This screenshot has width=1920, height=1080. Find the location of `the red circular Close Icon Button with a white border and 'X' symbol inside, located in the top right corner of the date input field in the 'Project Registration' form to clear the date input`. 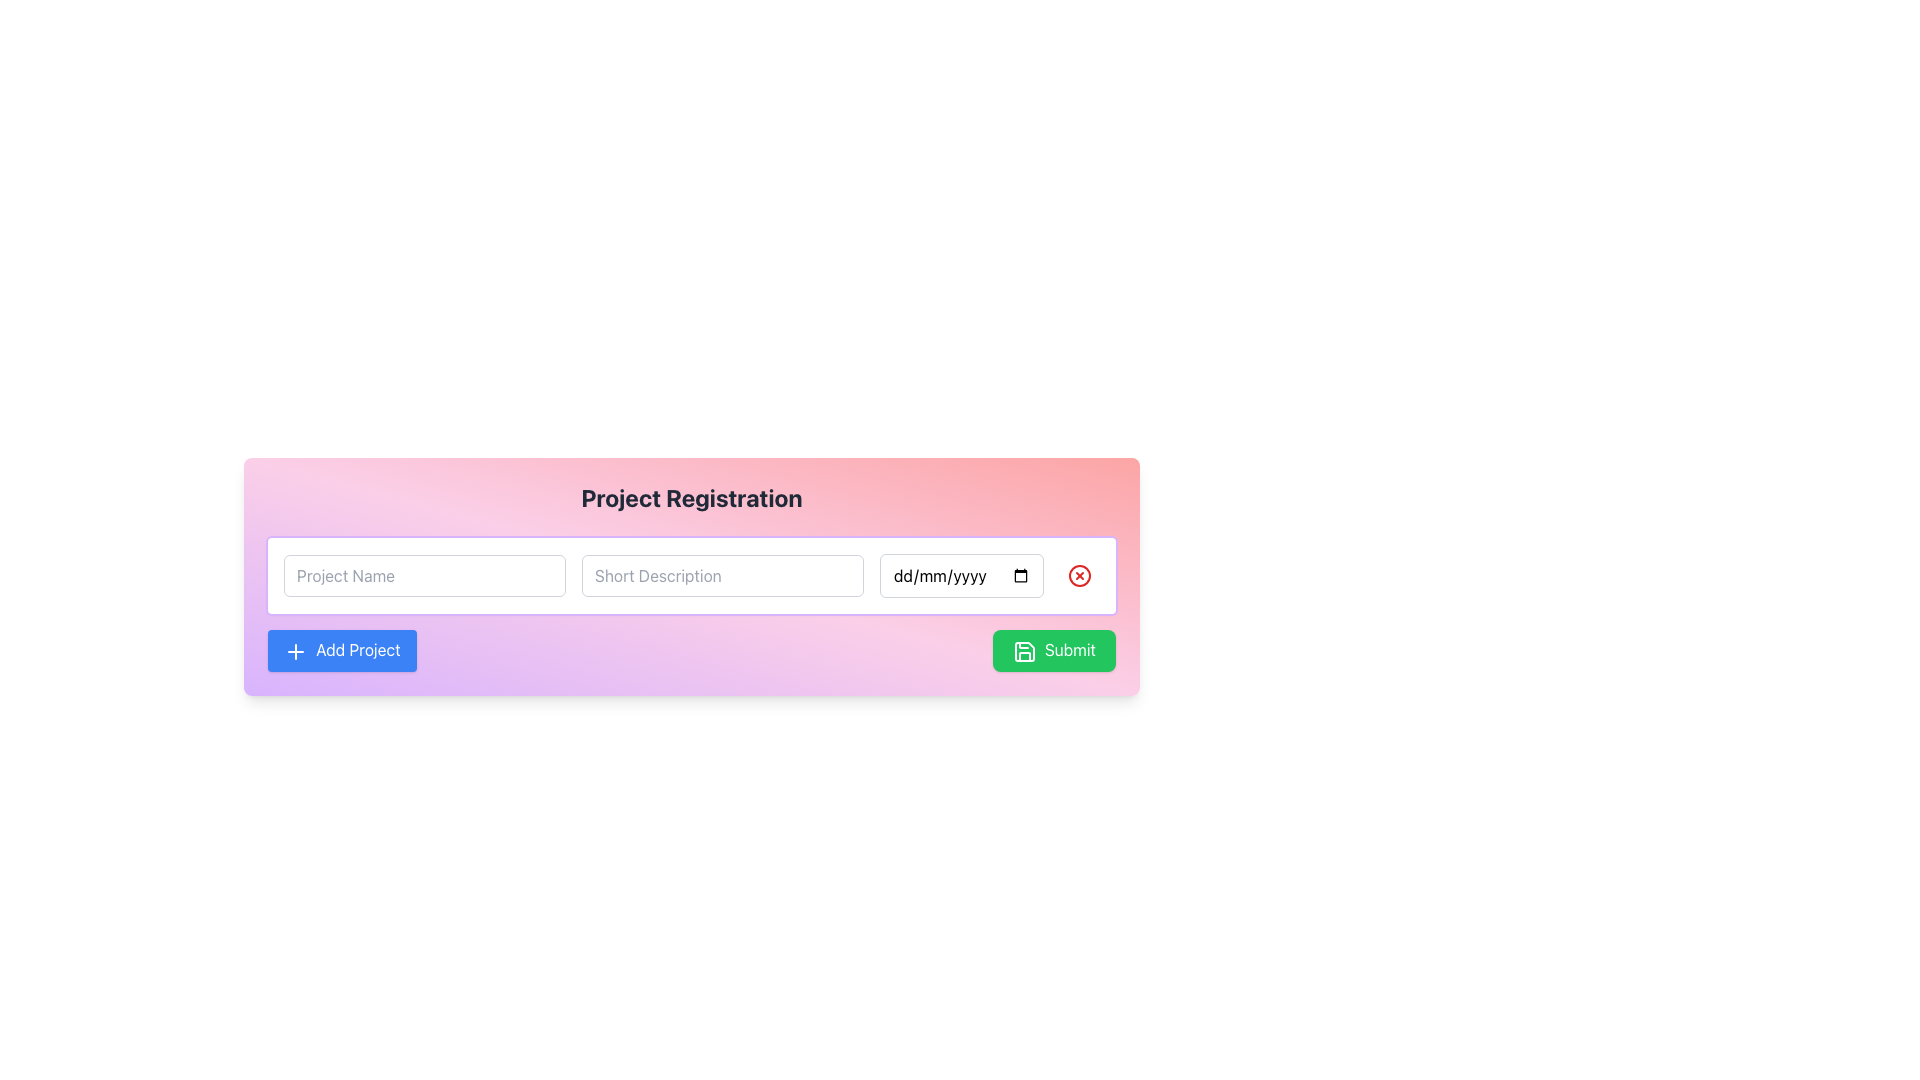

the red circular Close Icon Button with a white border and 'X' symbol inside, located in the top right corner of the date input field in the 'Project Registration' form to clear the date input is located at coordinates (1079, 575).